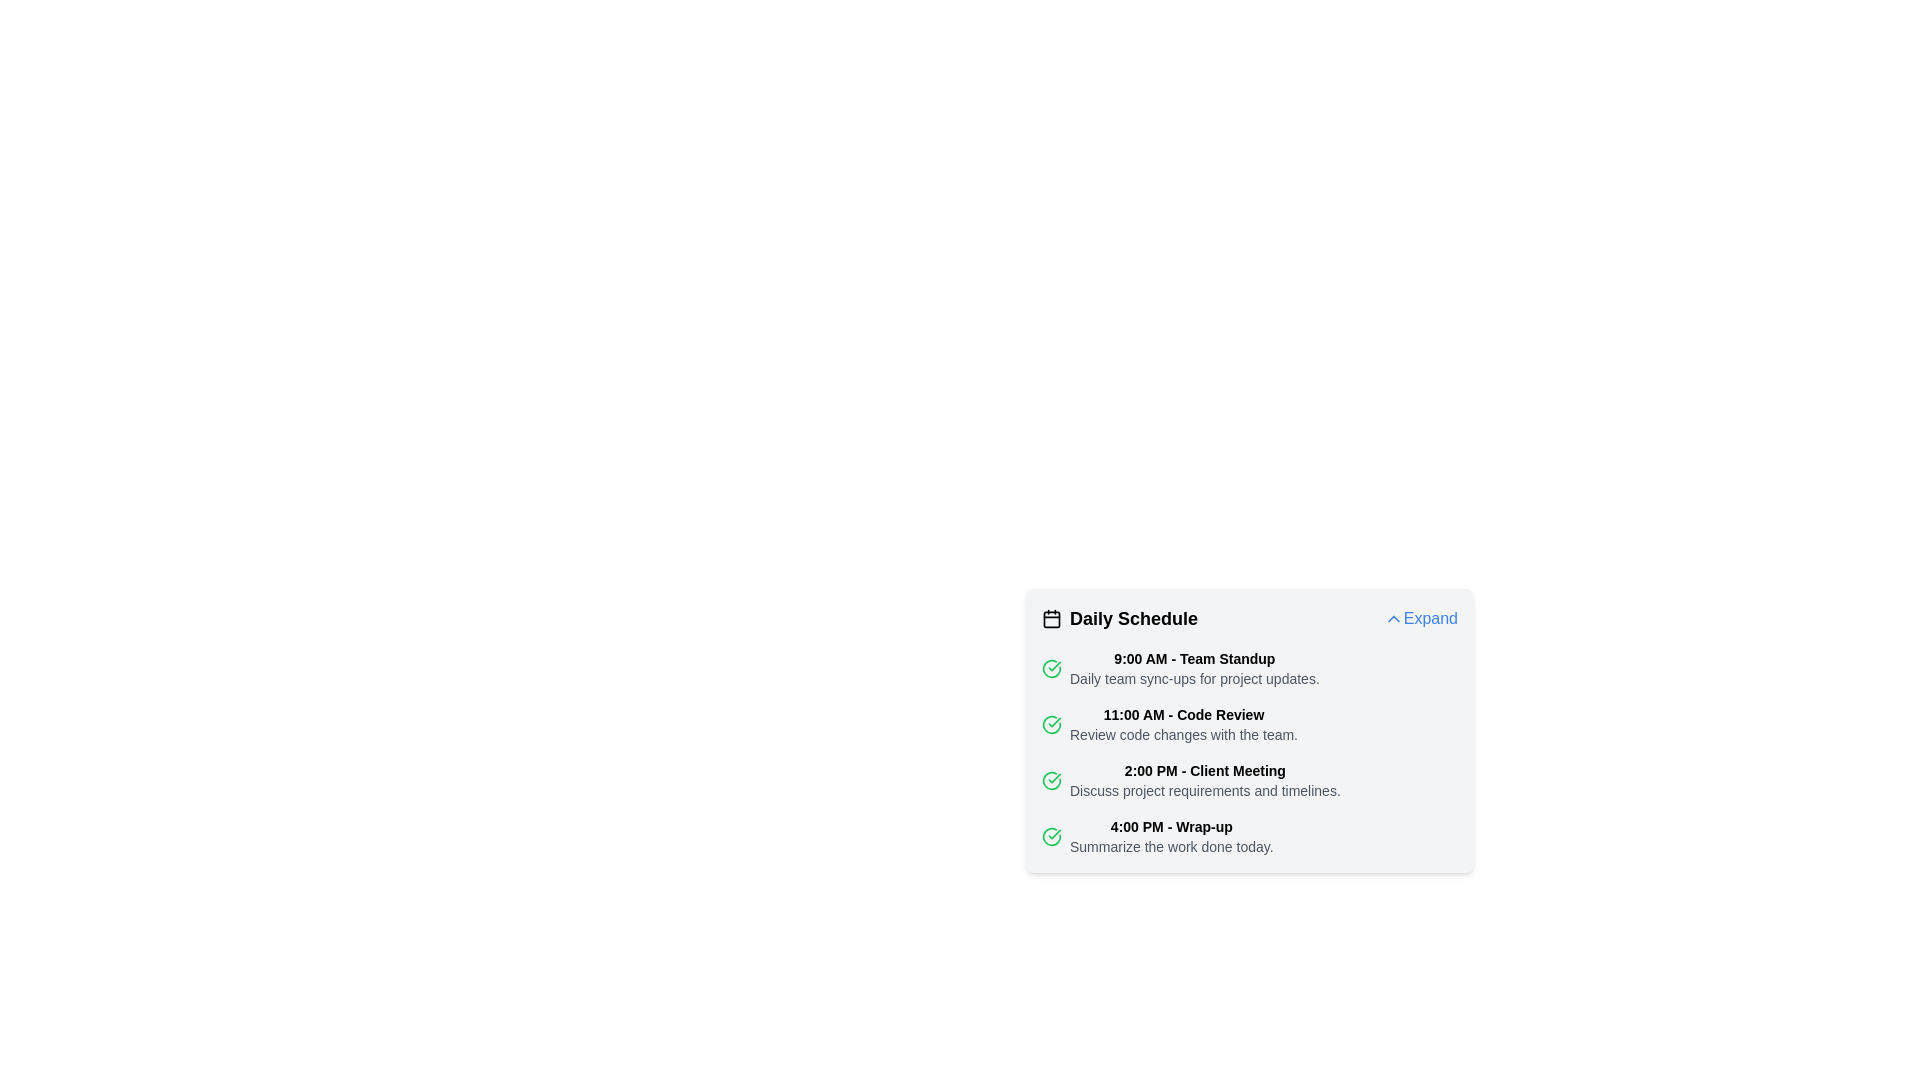 The width and height of the screenshot is (1920, 1080). I want to click on the circular green outlined icon with a checkmark at its center, which represents a confirmation status, located to the left of the text '2:00 PM - Client Meeting', so click(1050, 779).